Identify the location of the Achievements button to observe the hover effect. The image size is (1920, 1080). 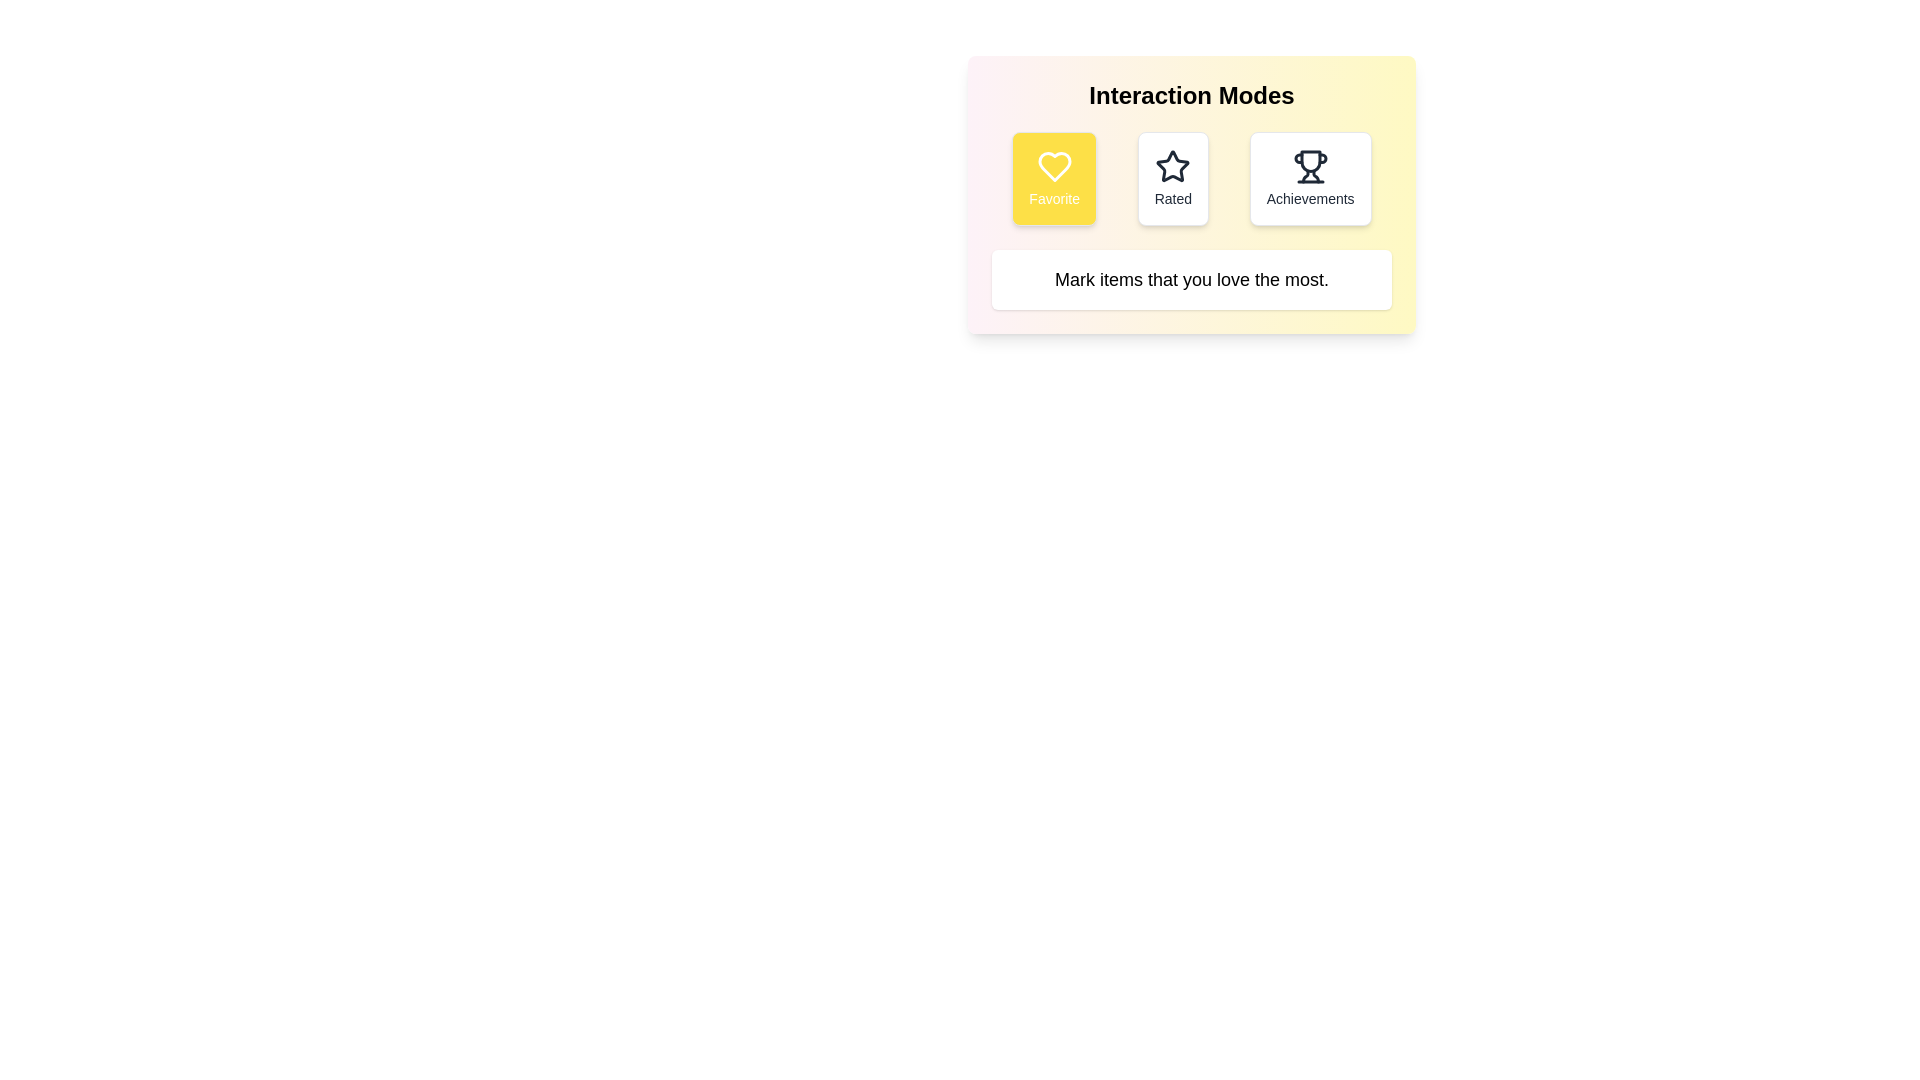
(1310, 177).